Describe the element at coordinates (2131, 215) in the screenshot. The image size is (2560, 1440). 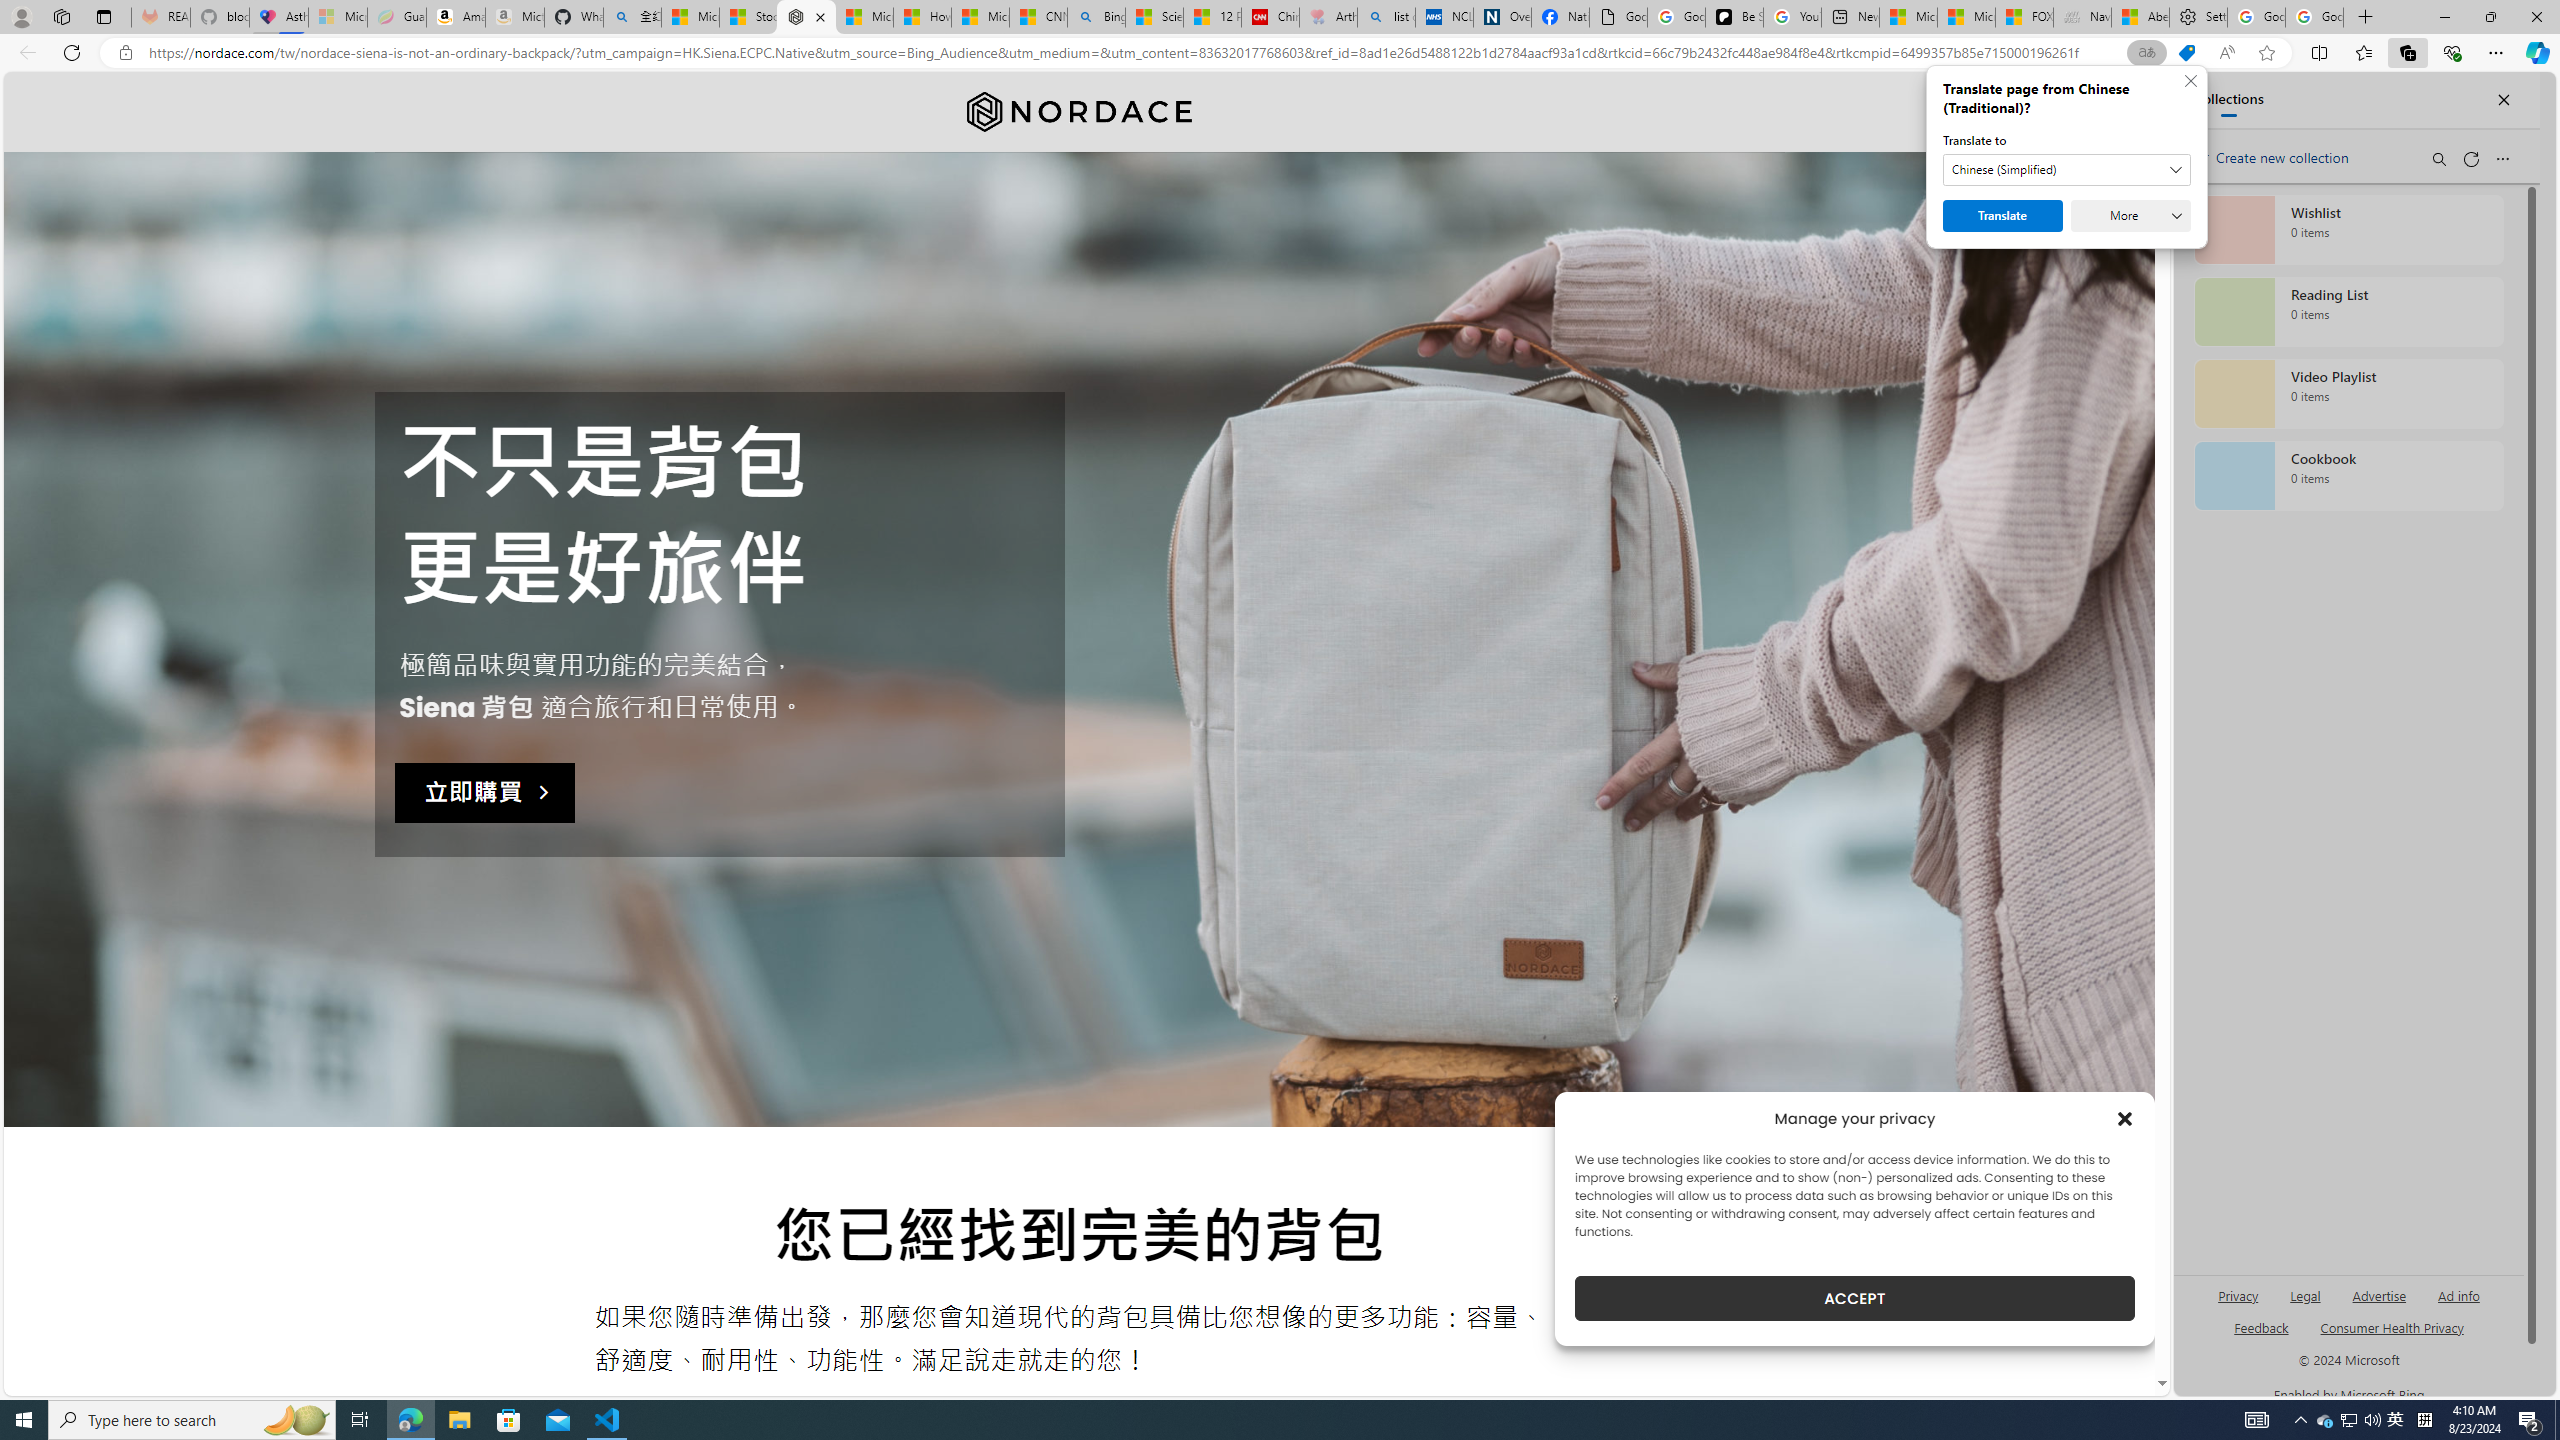
I see `'More'` at that location.